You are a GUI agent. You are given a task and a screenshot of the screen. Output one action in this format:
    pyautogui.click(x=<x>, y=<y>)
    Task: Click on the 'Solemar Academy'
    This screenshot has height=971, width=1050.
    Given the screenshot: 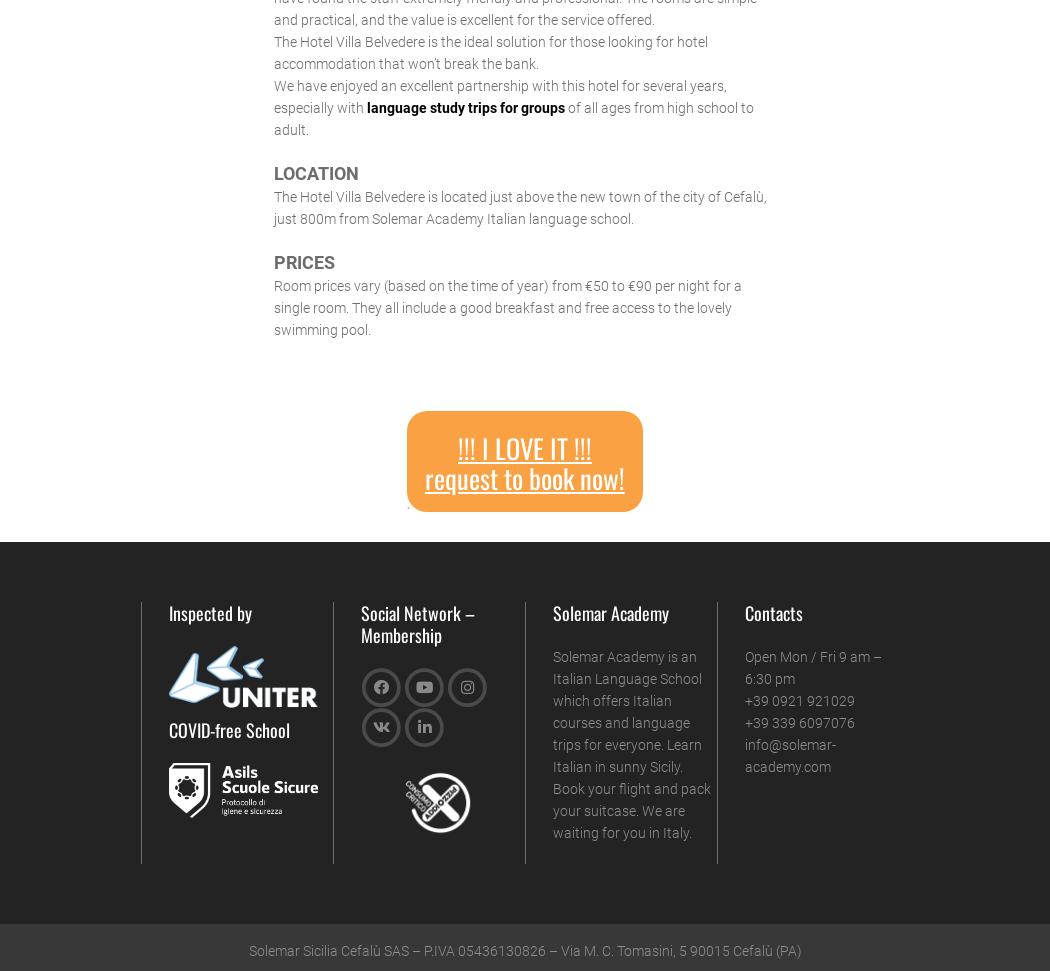 What is the action you would take?
    pyautogui.click(x=610, y=611)
    